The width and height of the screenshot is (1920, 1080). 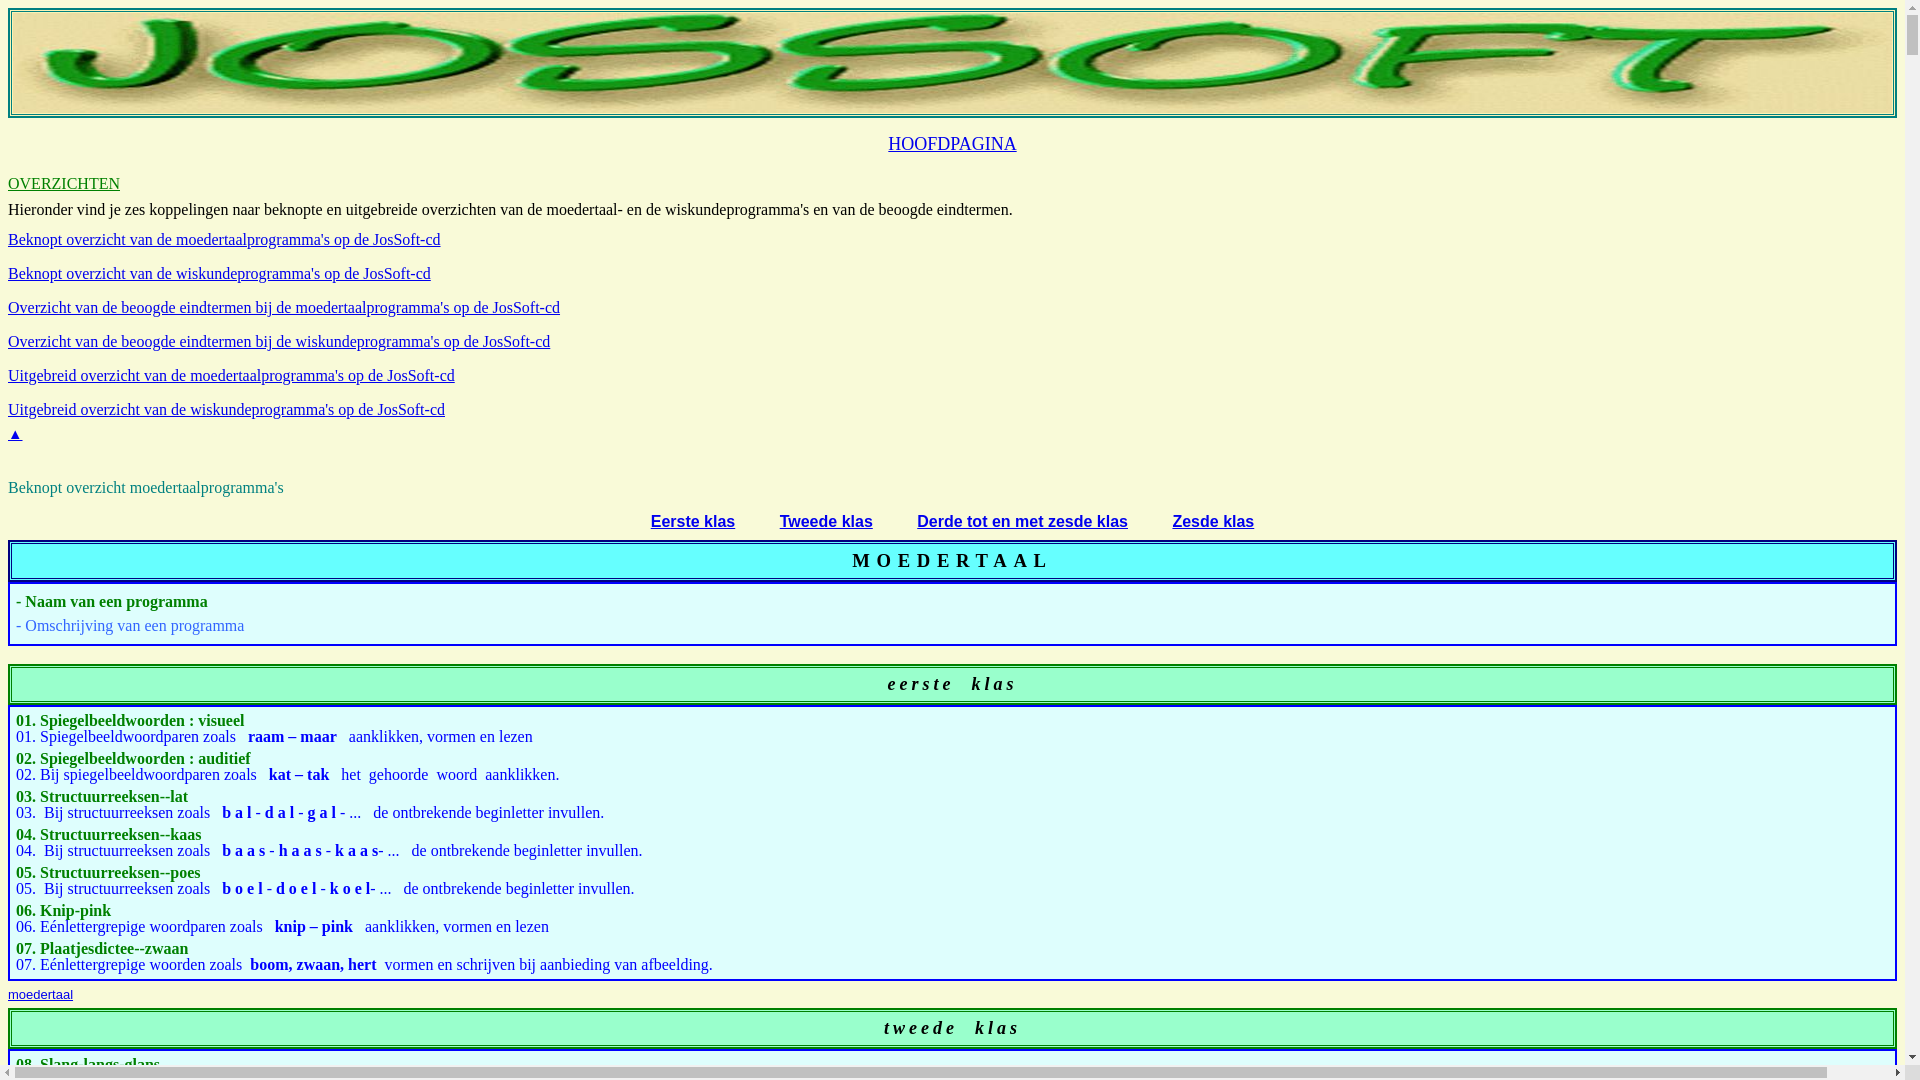 I want to click on 'Tweede klas', so click(x=826, y=520).